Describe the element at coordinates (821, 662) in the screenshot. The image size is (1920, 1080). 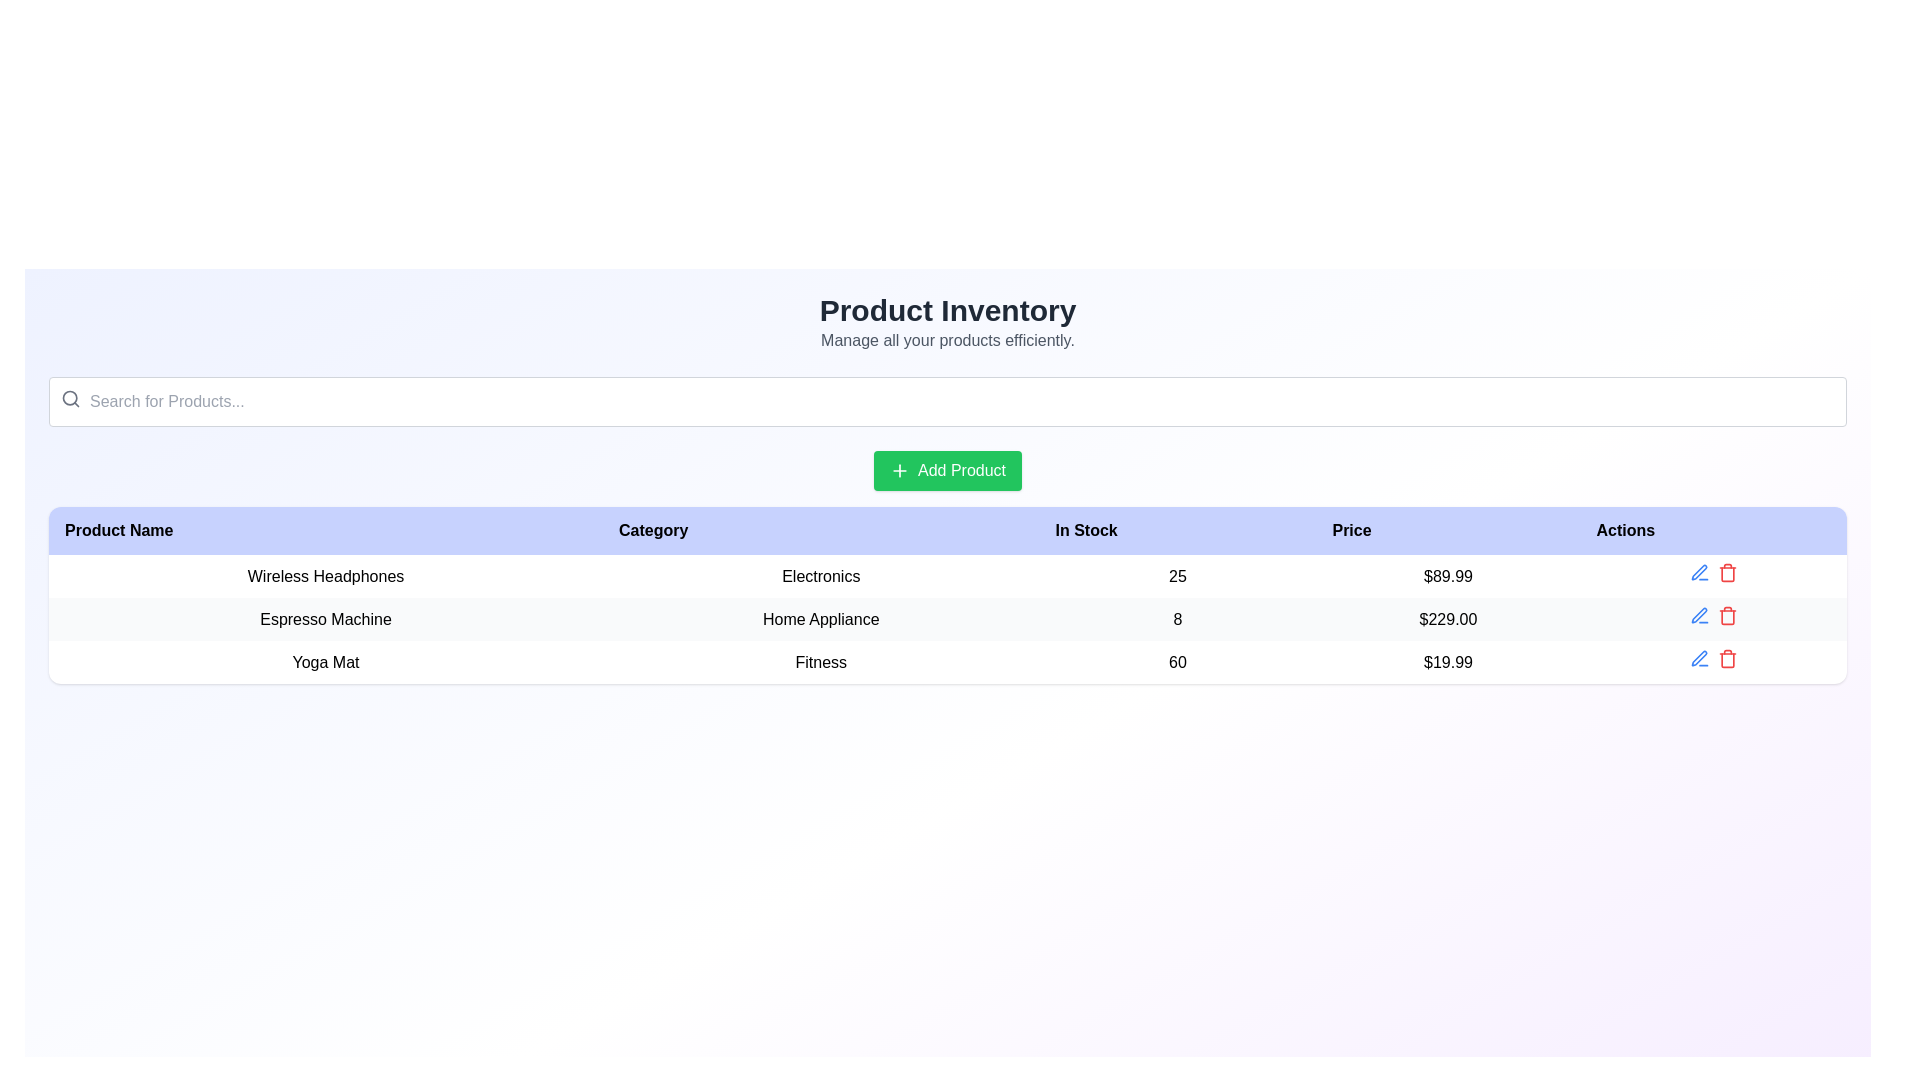
I see `the text label displaying 'Fitness' located in the second column of the last row under the 'Category' header in the table interface` at that location.